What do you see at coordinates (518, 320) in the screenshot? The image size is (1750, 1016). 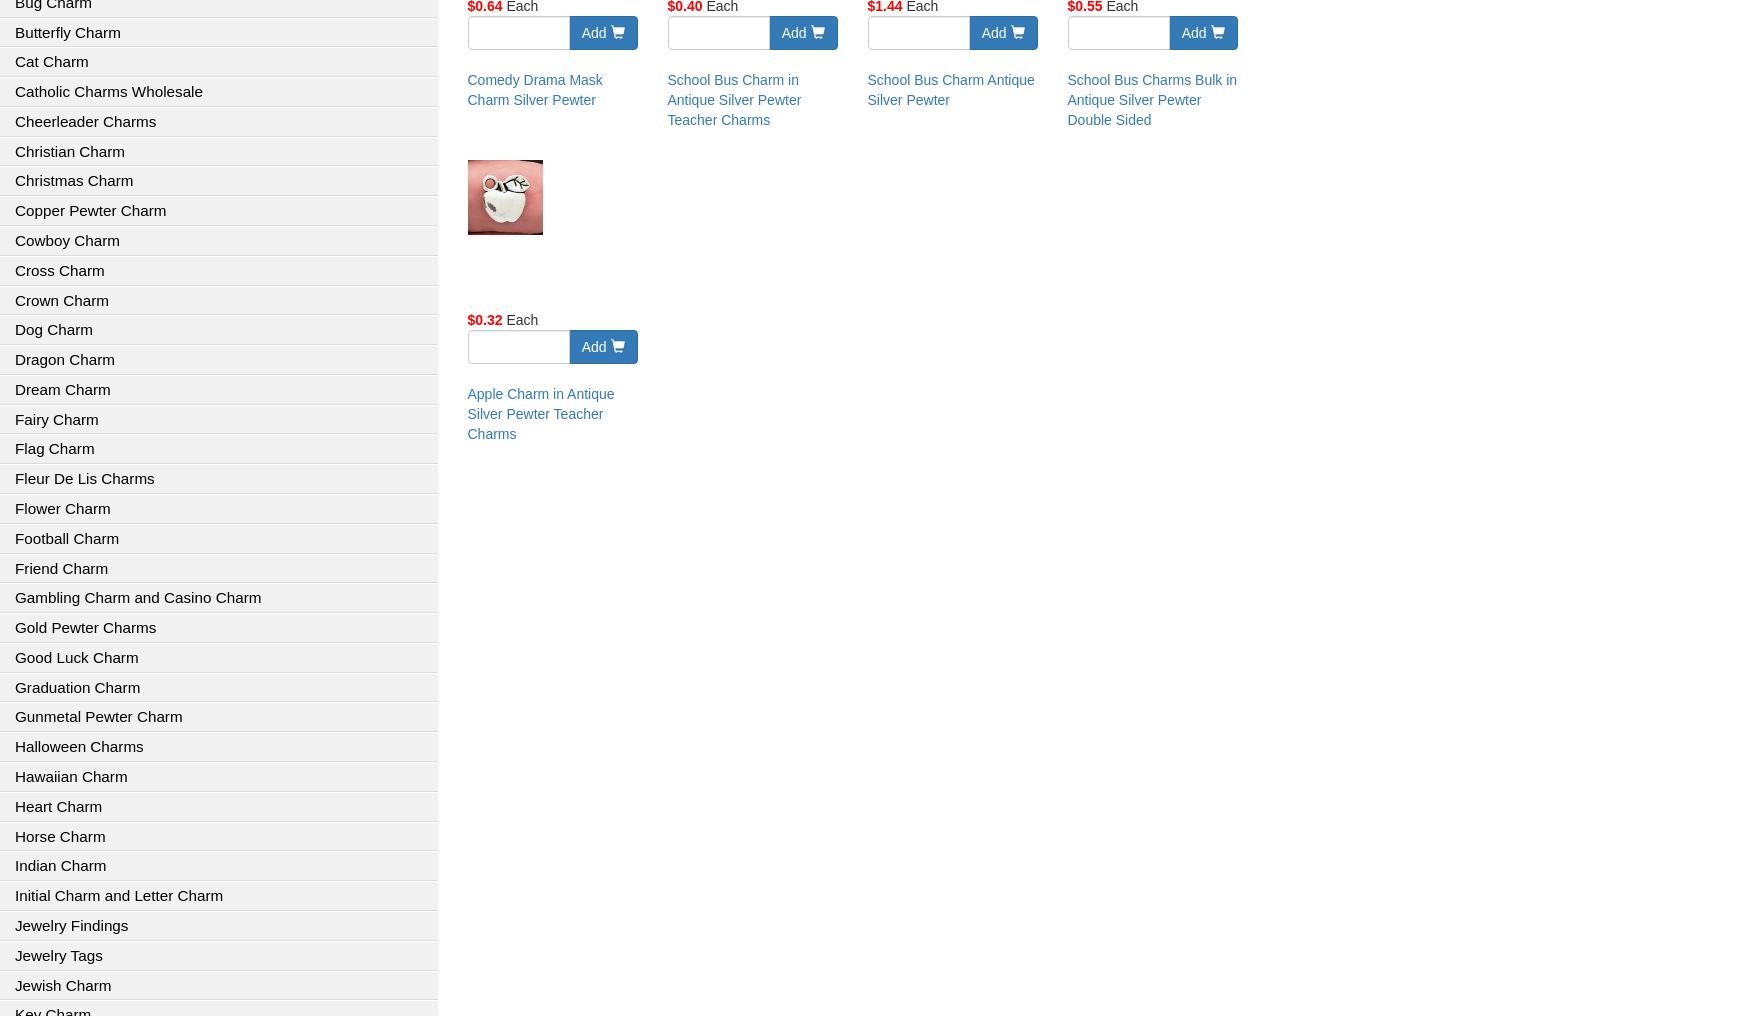 I see `'Each'` at bounding box center [518, 320].